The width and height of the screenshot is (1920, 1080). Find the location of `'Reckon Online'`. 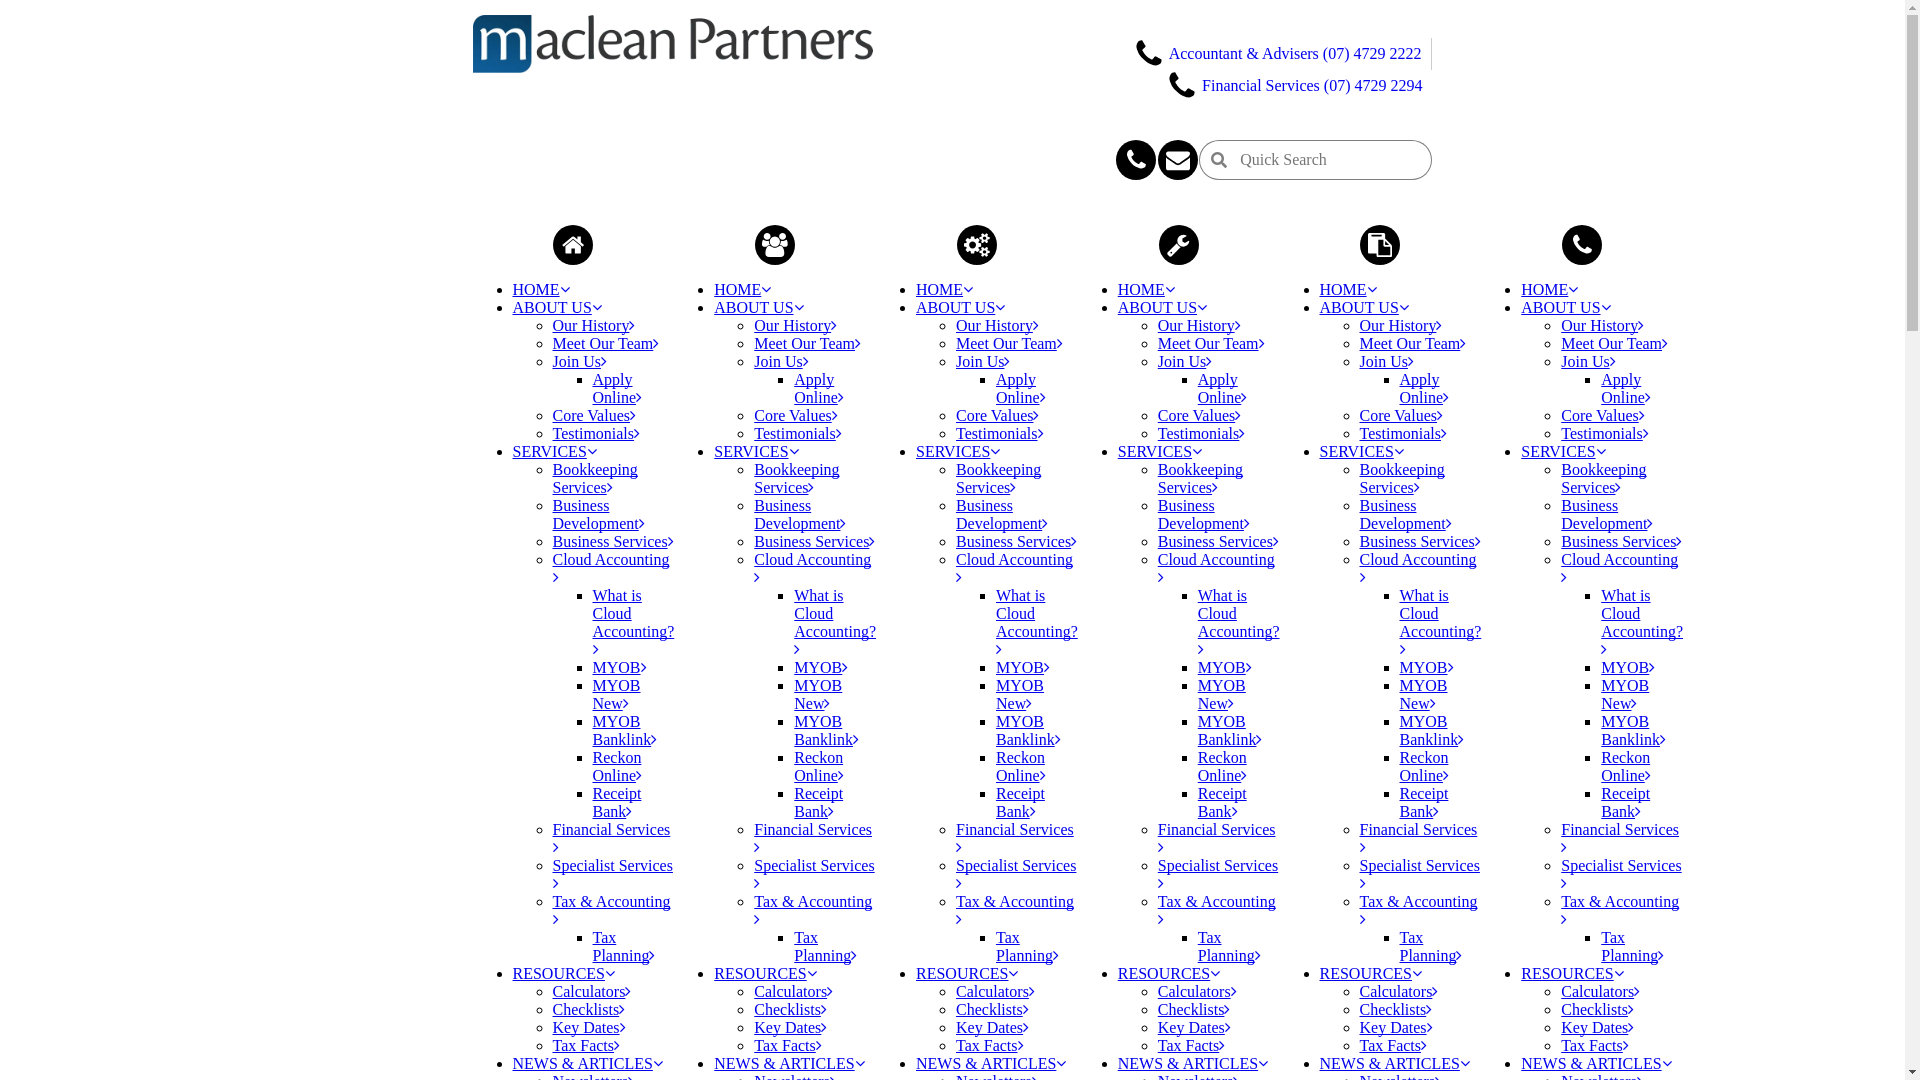

'Reckon Online' is located at coordinates (819, 765).